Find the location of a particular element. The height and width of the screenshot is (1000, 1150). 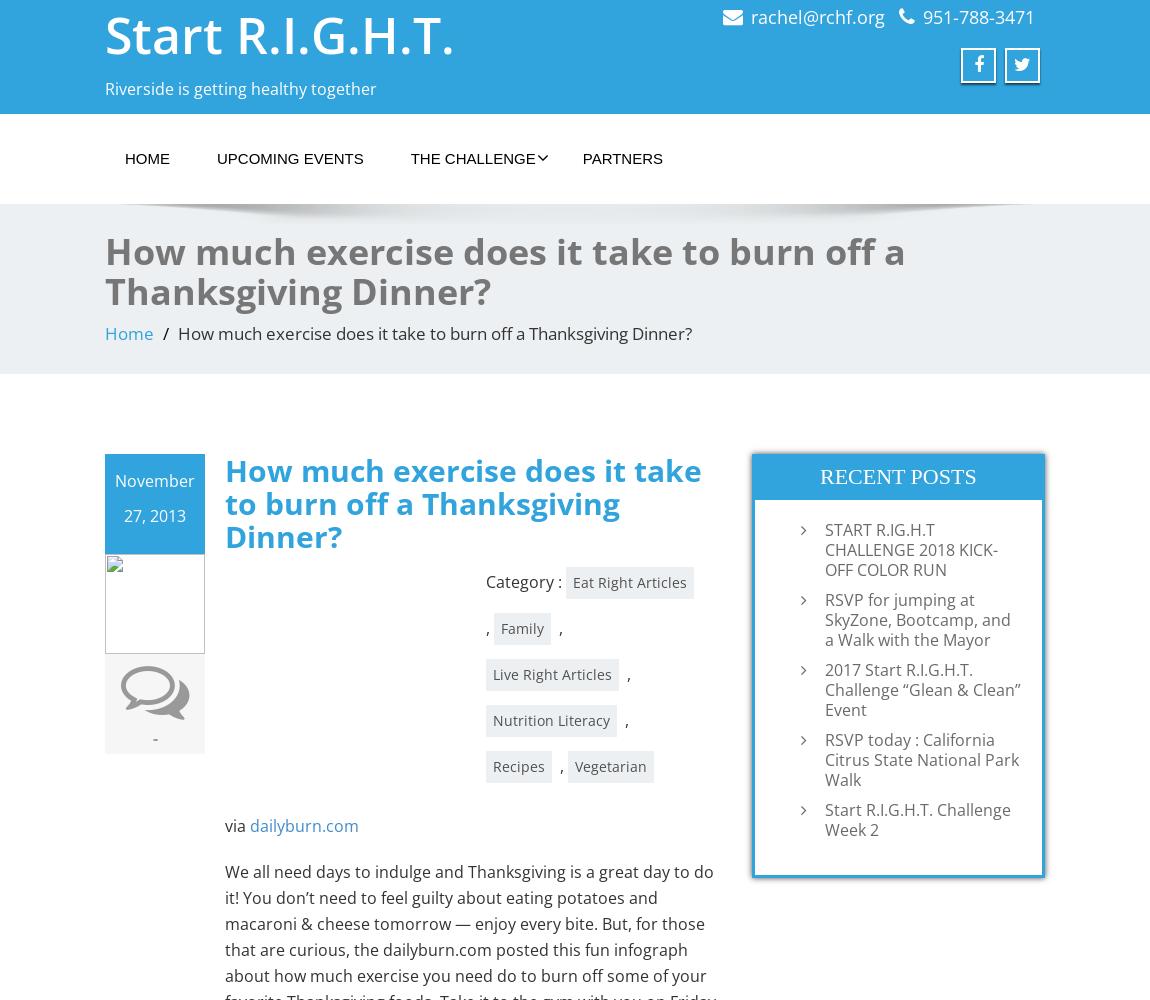

'951-788-3471' is located at coordinates (978, 17).